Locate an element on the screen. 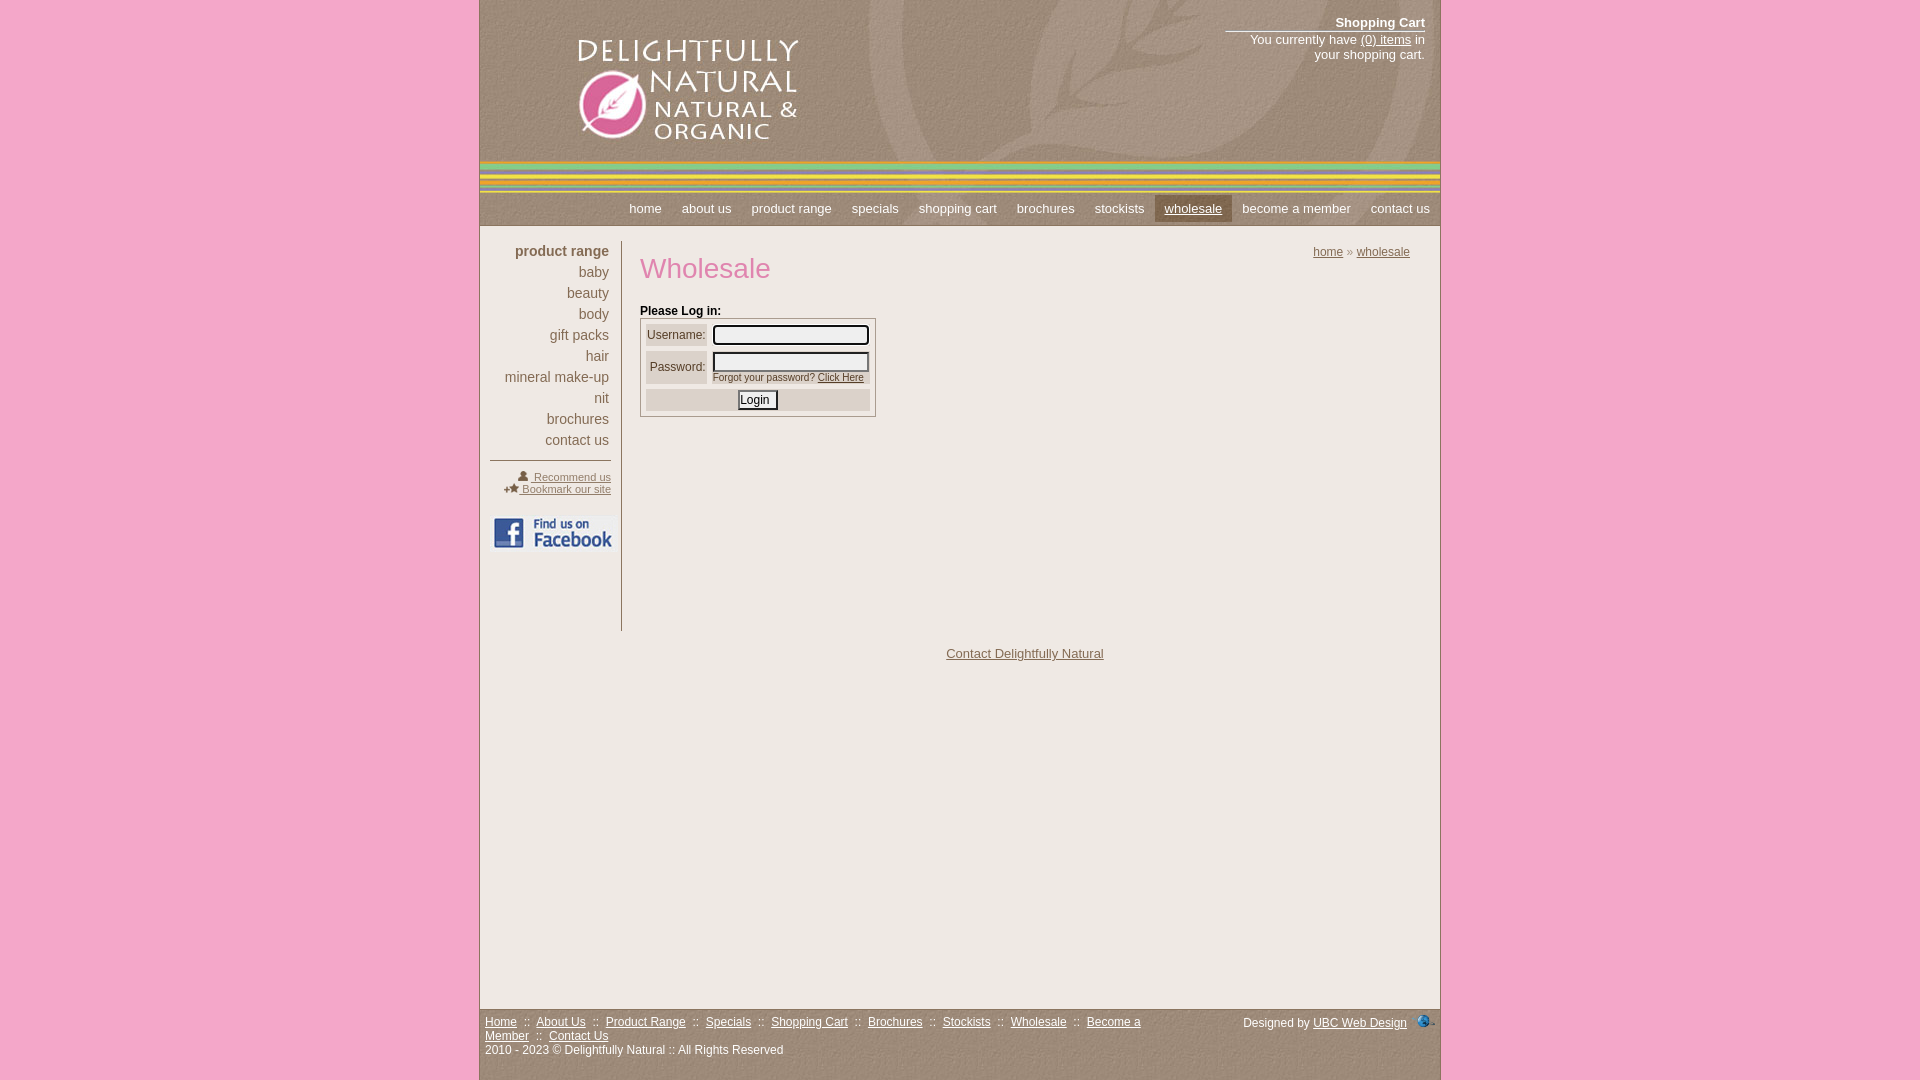  'body' is located at coordinates (550, 313).